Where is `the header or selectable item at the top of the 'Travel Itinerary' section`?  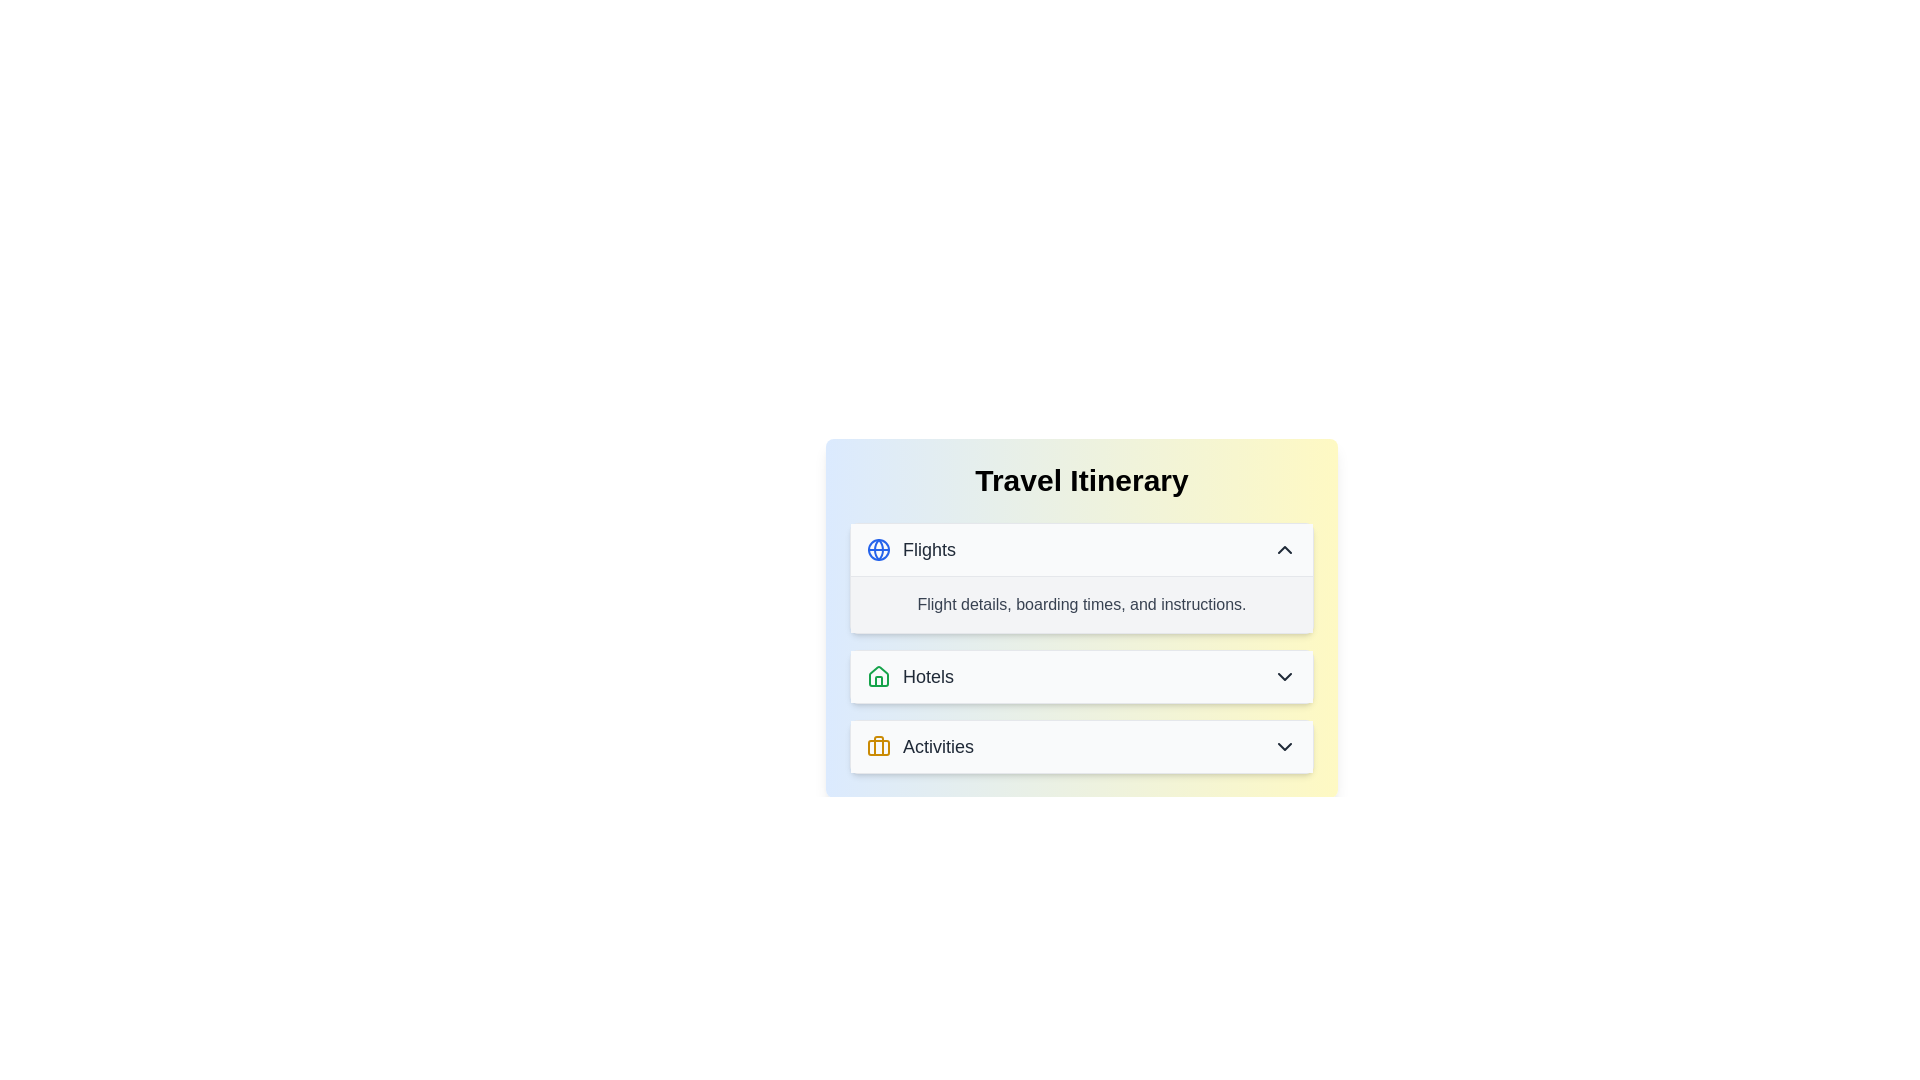 the header or selectable item at the top of the 'Travel Itinerary' section is located at coordinates (910, 550).